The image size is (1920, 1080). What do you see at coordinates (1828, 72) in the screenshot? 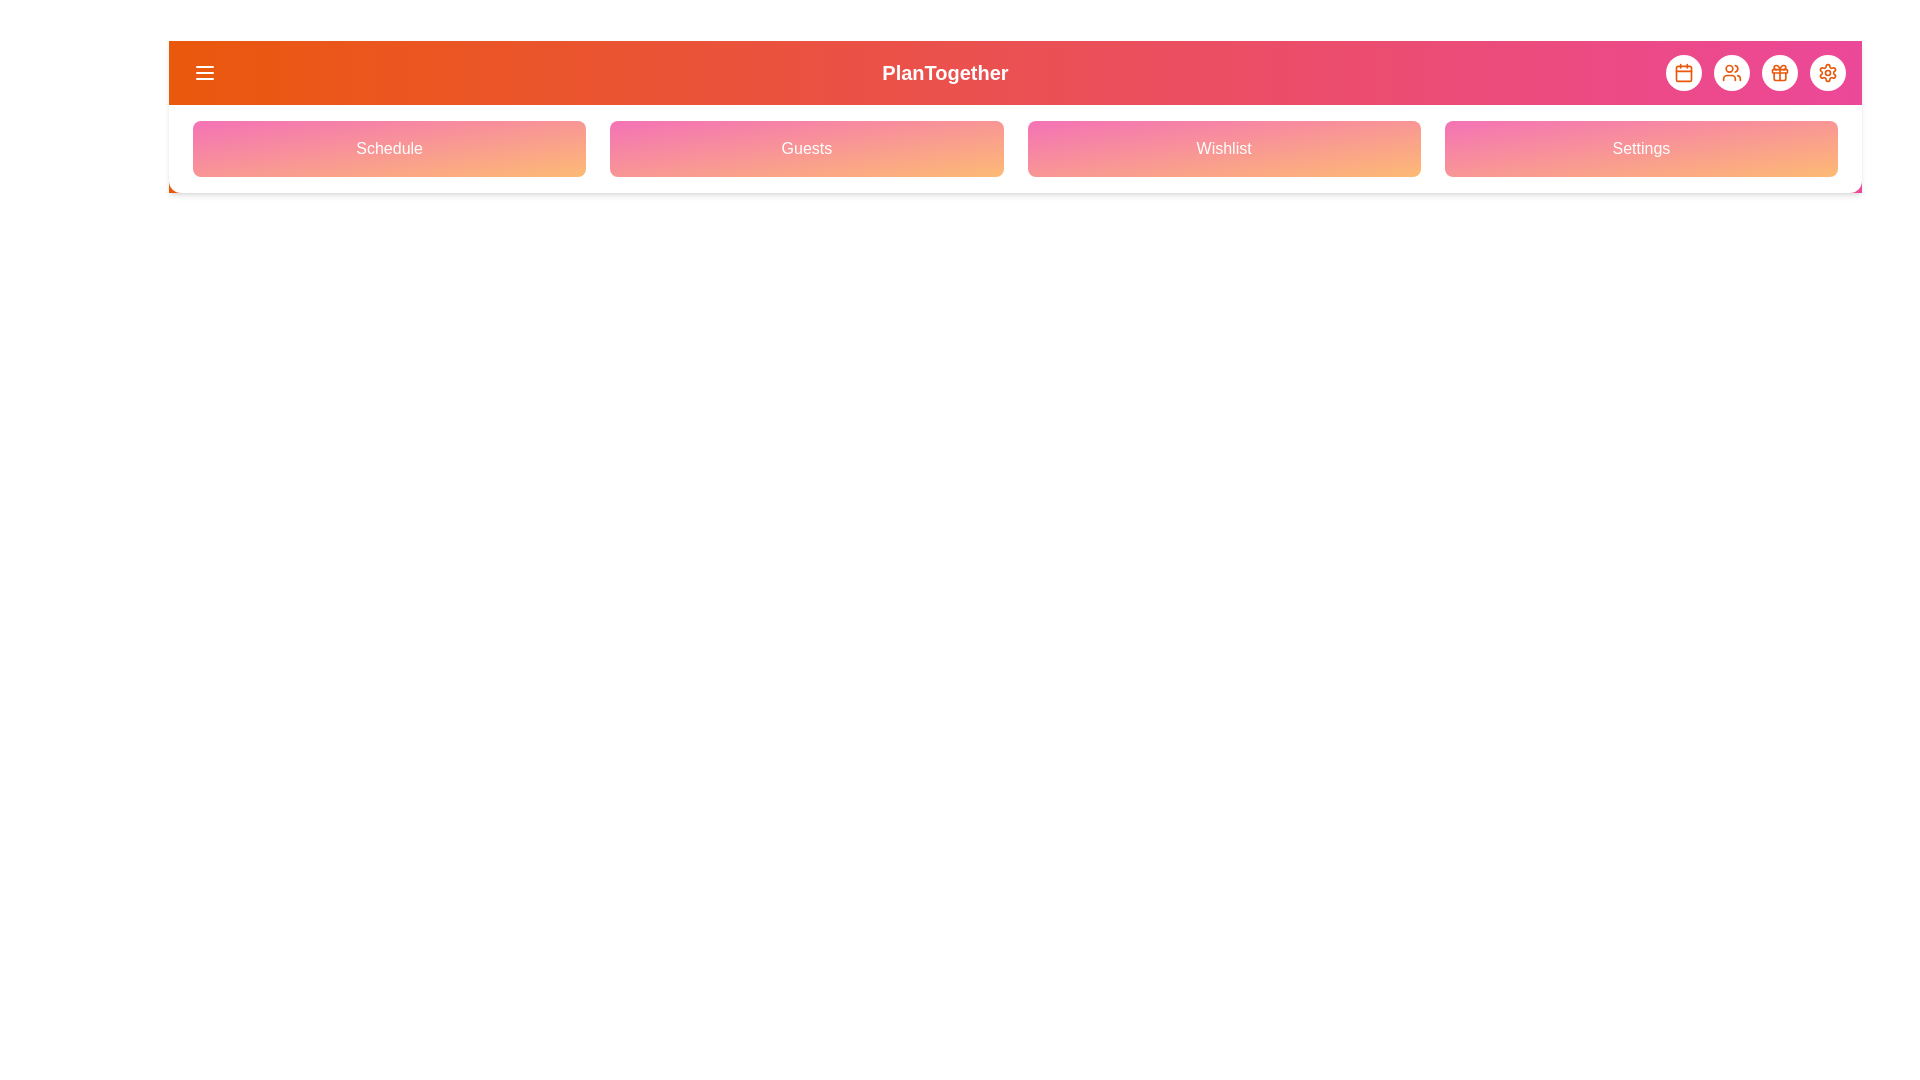
I see `the element with Settings Icon to observe its hover effect` at bounding box center [1828, 72].